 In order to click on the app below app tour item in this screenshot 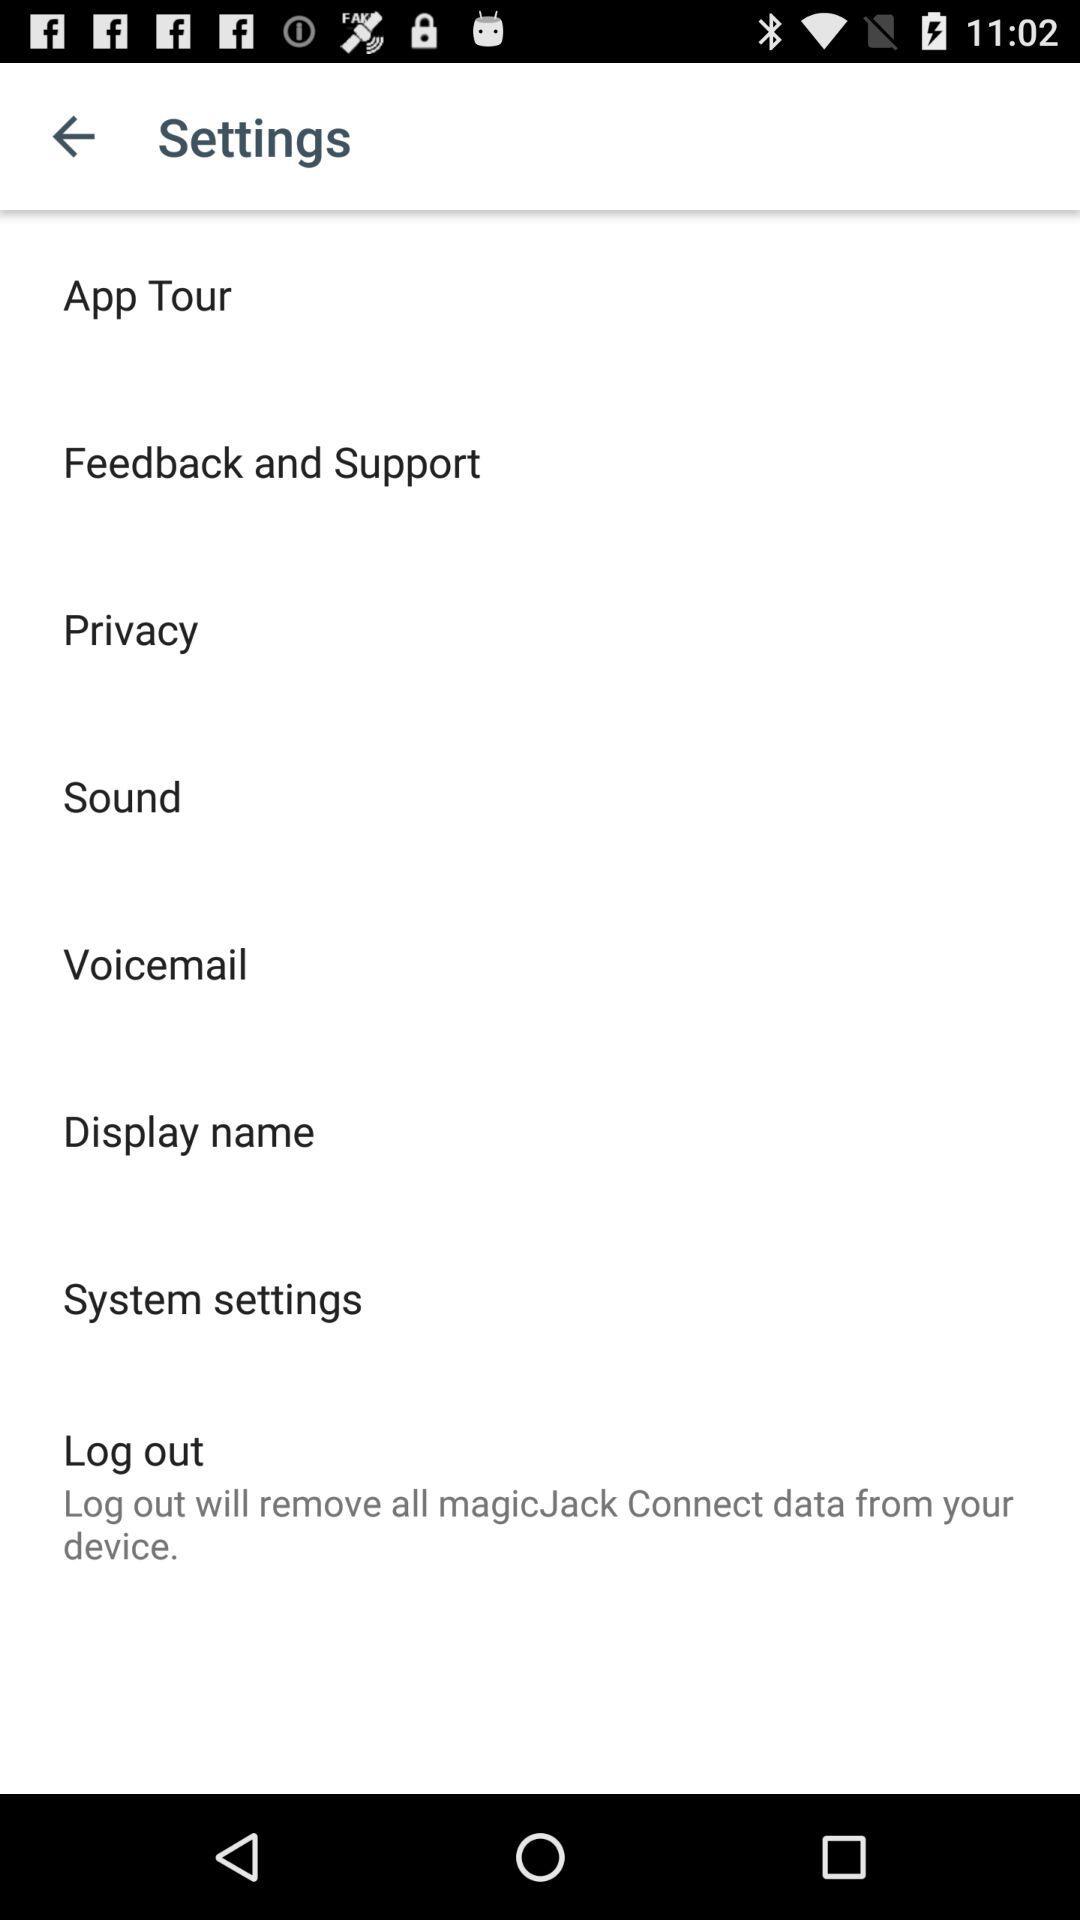, I will do `click(271, 460)`.